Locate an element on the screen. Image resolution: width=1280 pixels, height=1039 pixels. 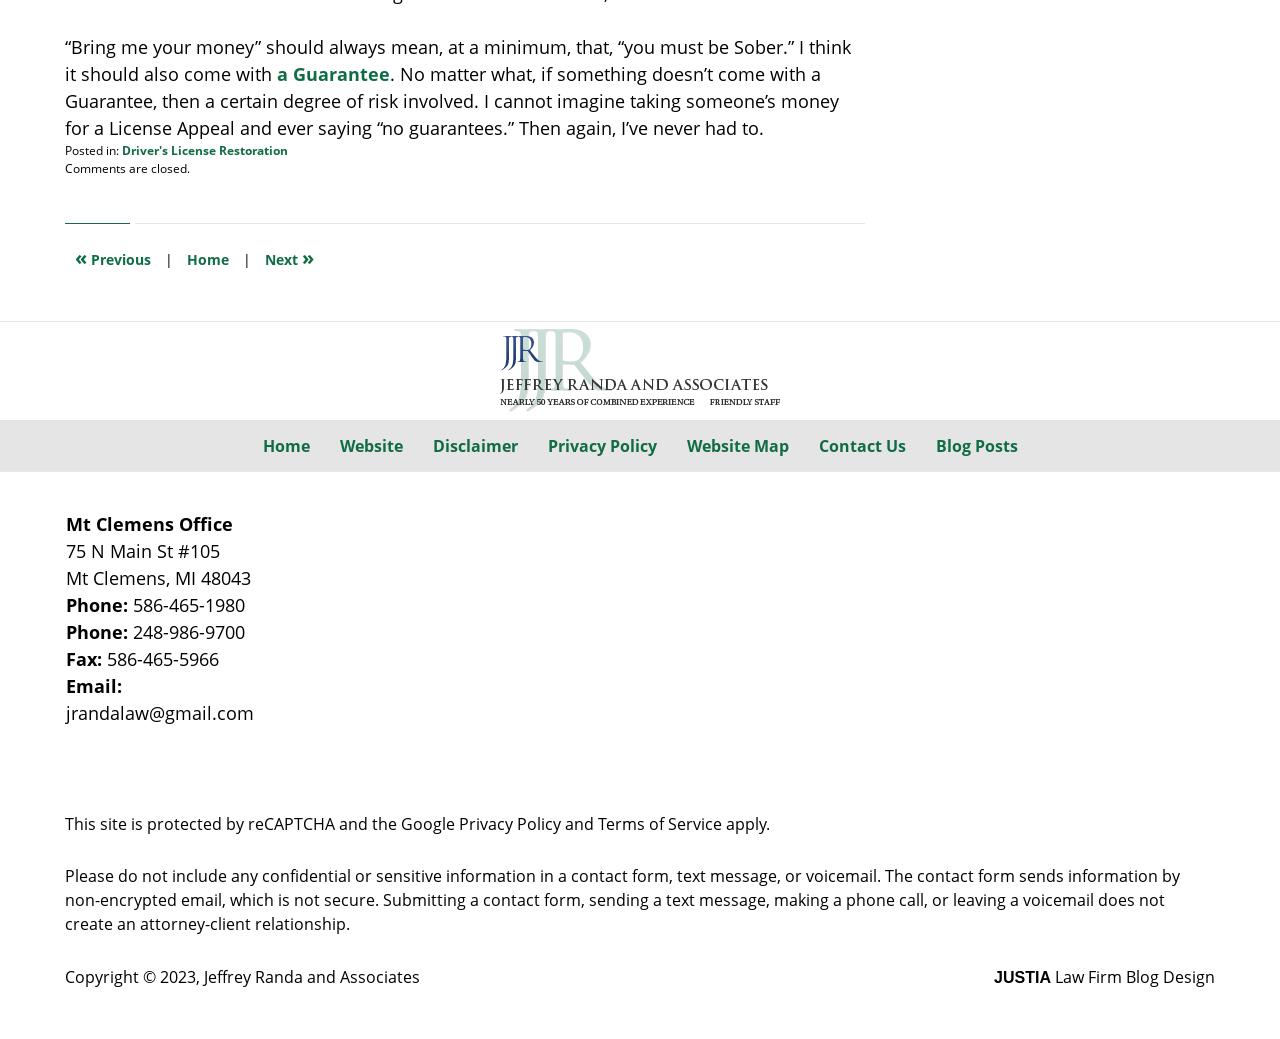
'Driver's License Restoration' is located at coordinates (120, 149).